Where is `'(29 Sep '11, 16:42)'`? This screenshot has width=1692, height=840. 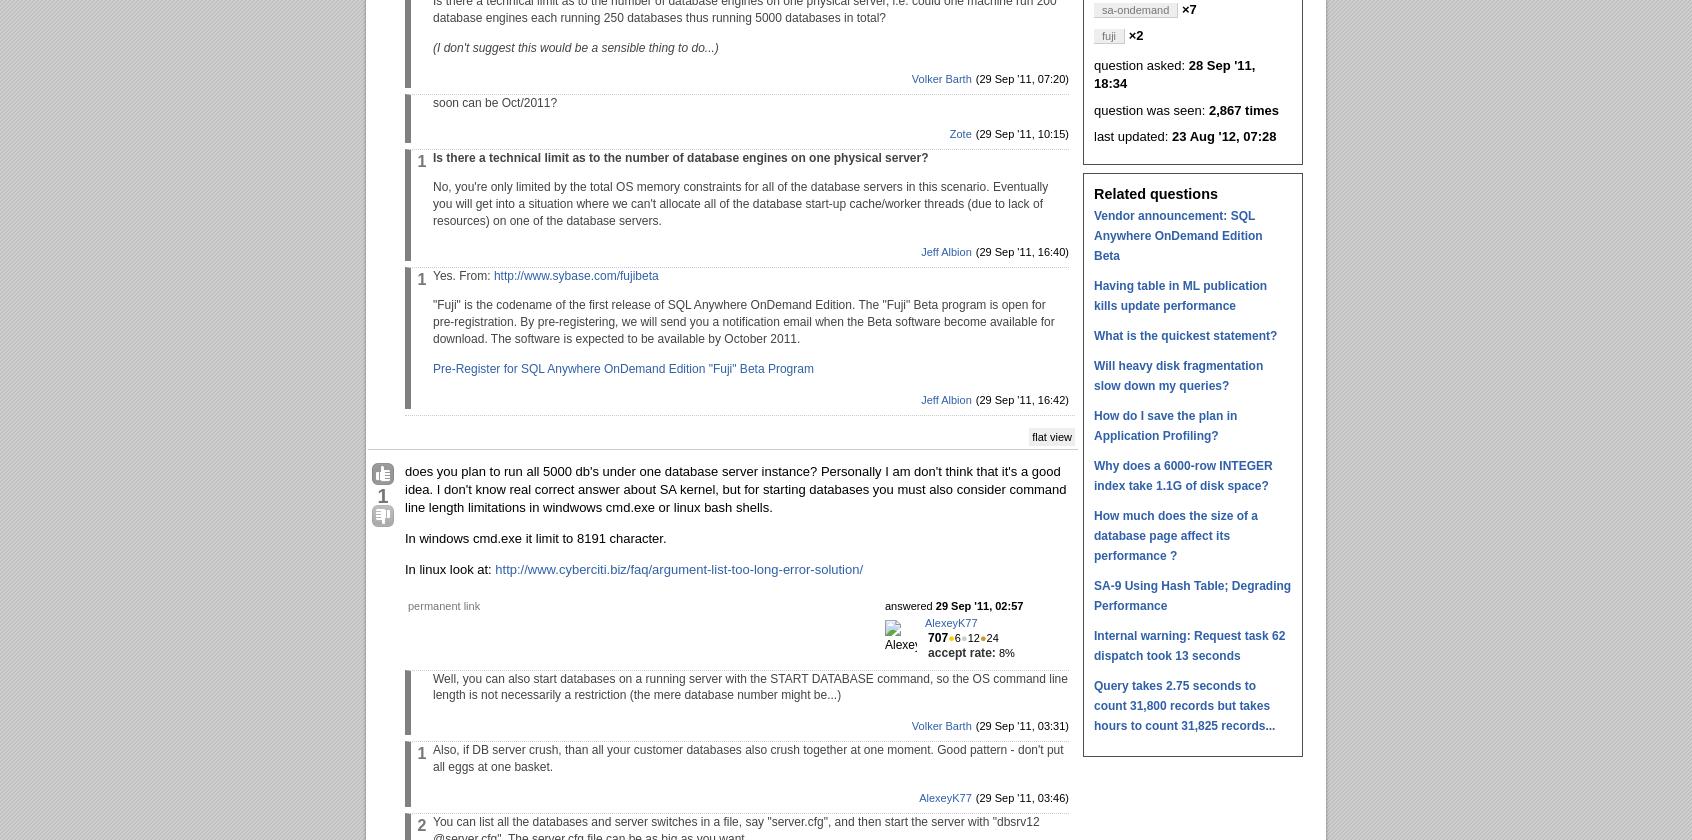 '(29 Sep '11, 16:42)' is located at coordinates (1020, 399).